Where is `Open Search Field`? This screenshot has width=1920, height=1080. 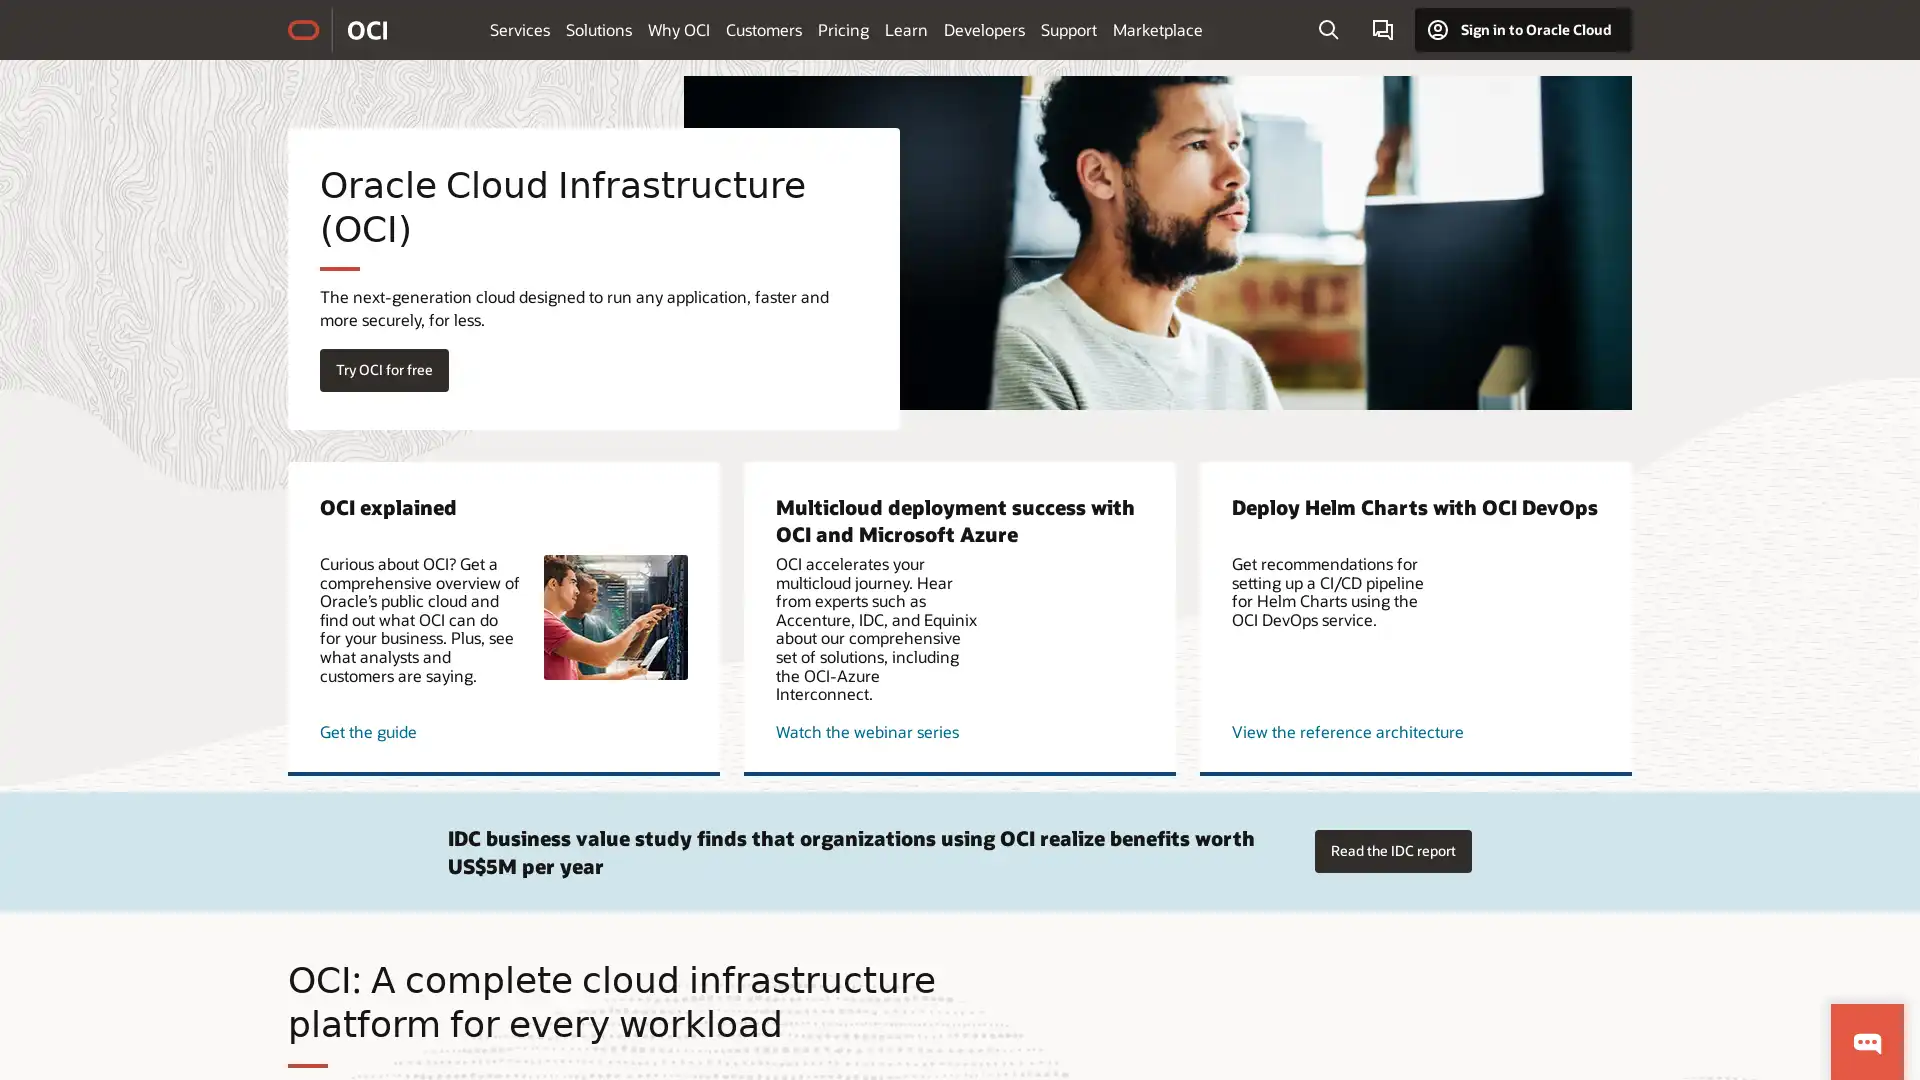
Open Search Field is located at coordinates (1328, 30).